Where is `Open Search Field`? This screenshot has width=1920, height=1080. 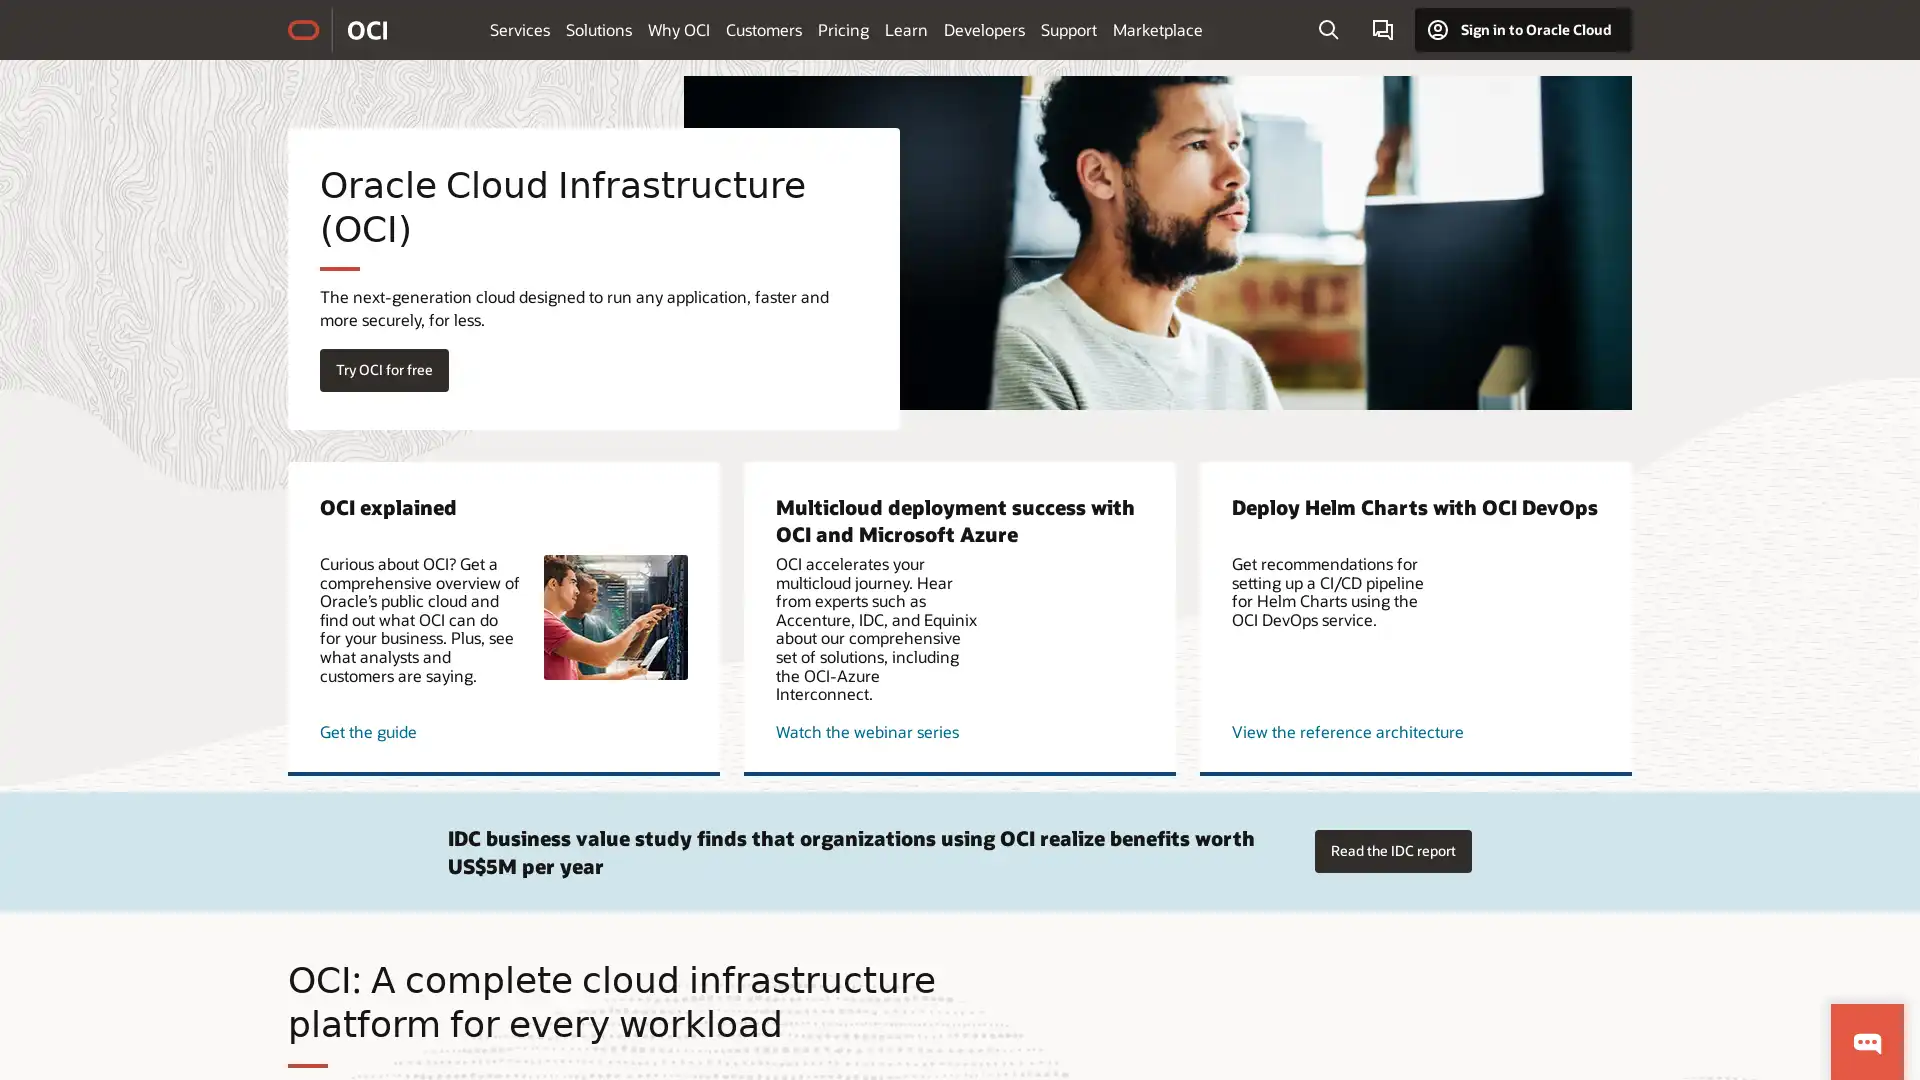
Open Search Field is located at coordinates (1328, 30).